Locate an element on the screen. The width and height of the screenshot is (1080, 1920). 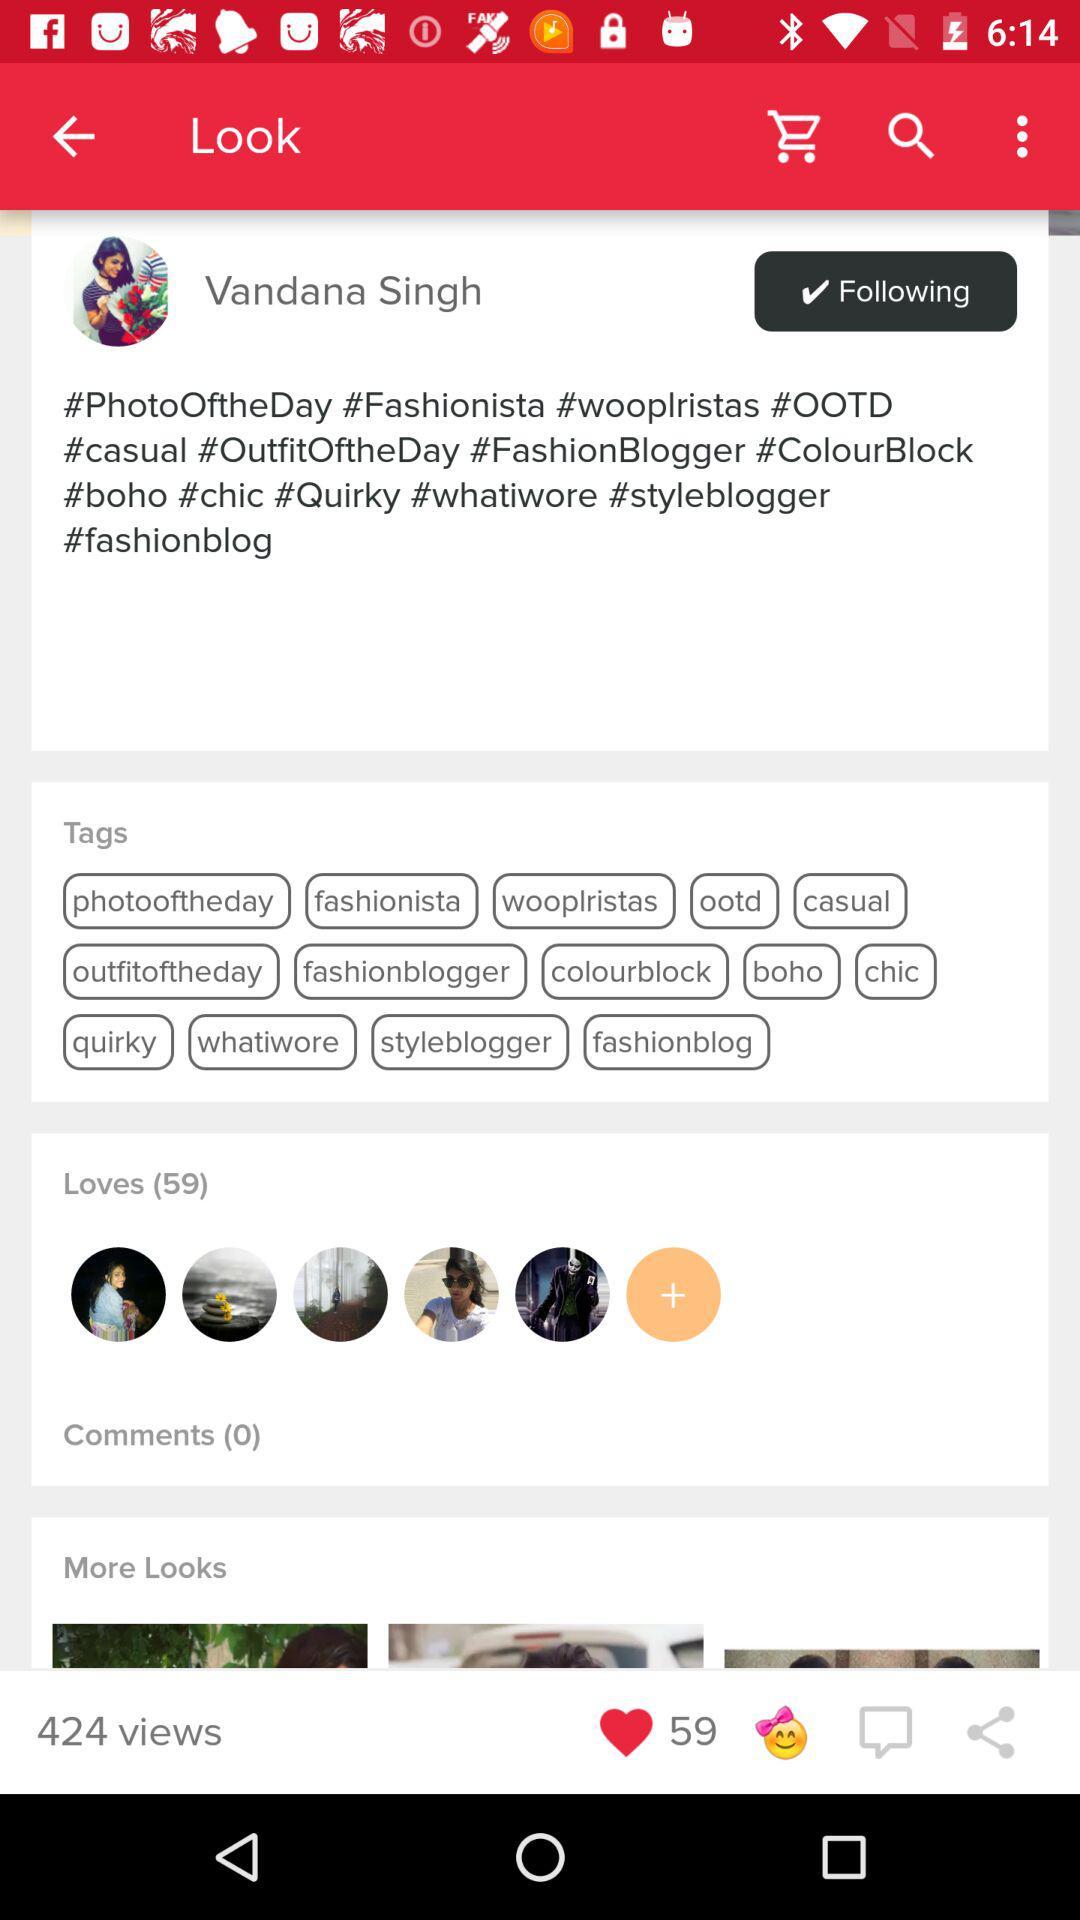
favorites is located at coordinates (625, 1731).